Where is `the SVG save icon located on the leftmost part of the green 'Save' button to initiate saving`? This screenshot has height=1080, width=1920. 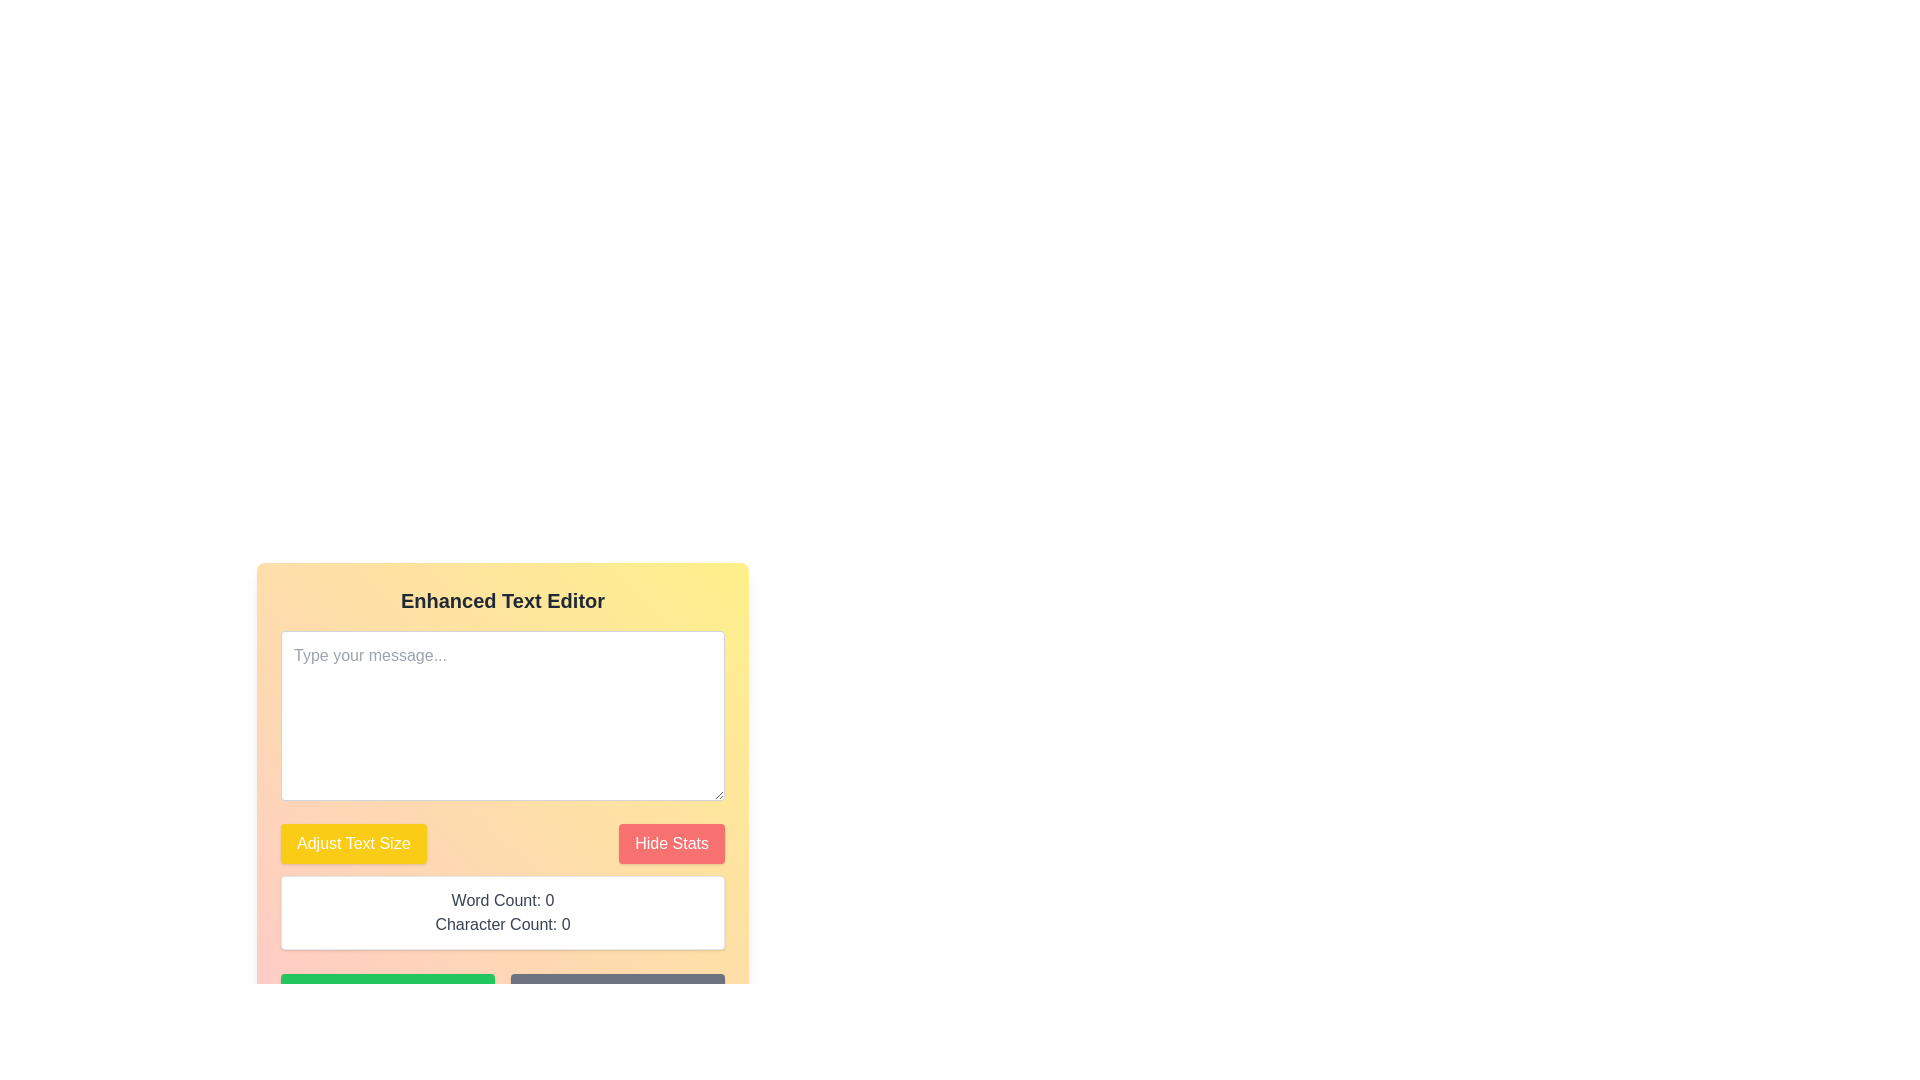
the SVG save icon located on the leftmost part of the green 'Save' button to initiate saving is located at coordinates (365, 994).